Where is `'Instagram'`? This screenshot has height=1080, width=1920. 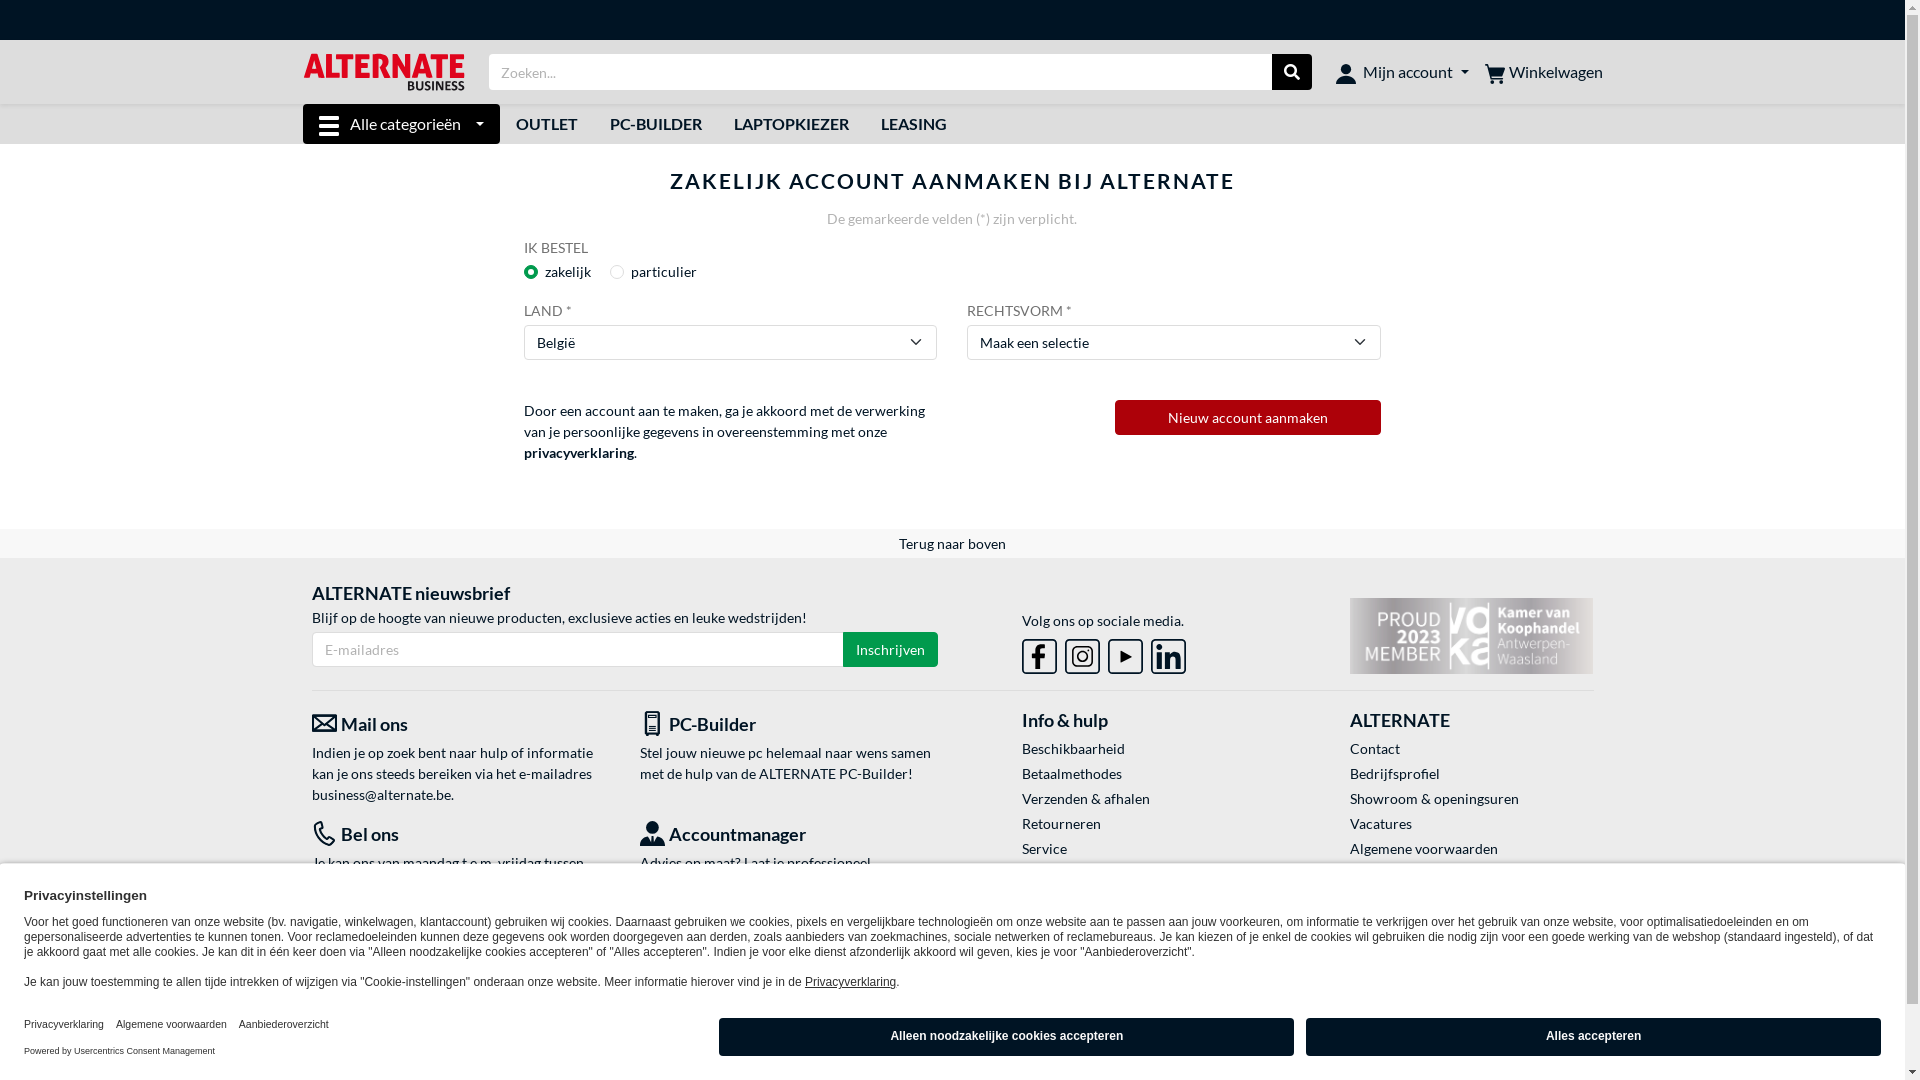 'Instagram' is located at coordinates (1081, 656).